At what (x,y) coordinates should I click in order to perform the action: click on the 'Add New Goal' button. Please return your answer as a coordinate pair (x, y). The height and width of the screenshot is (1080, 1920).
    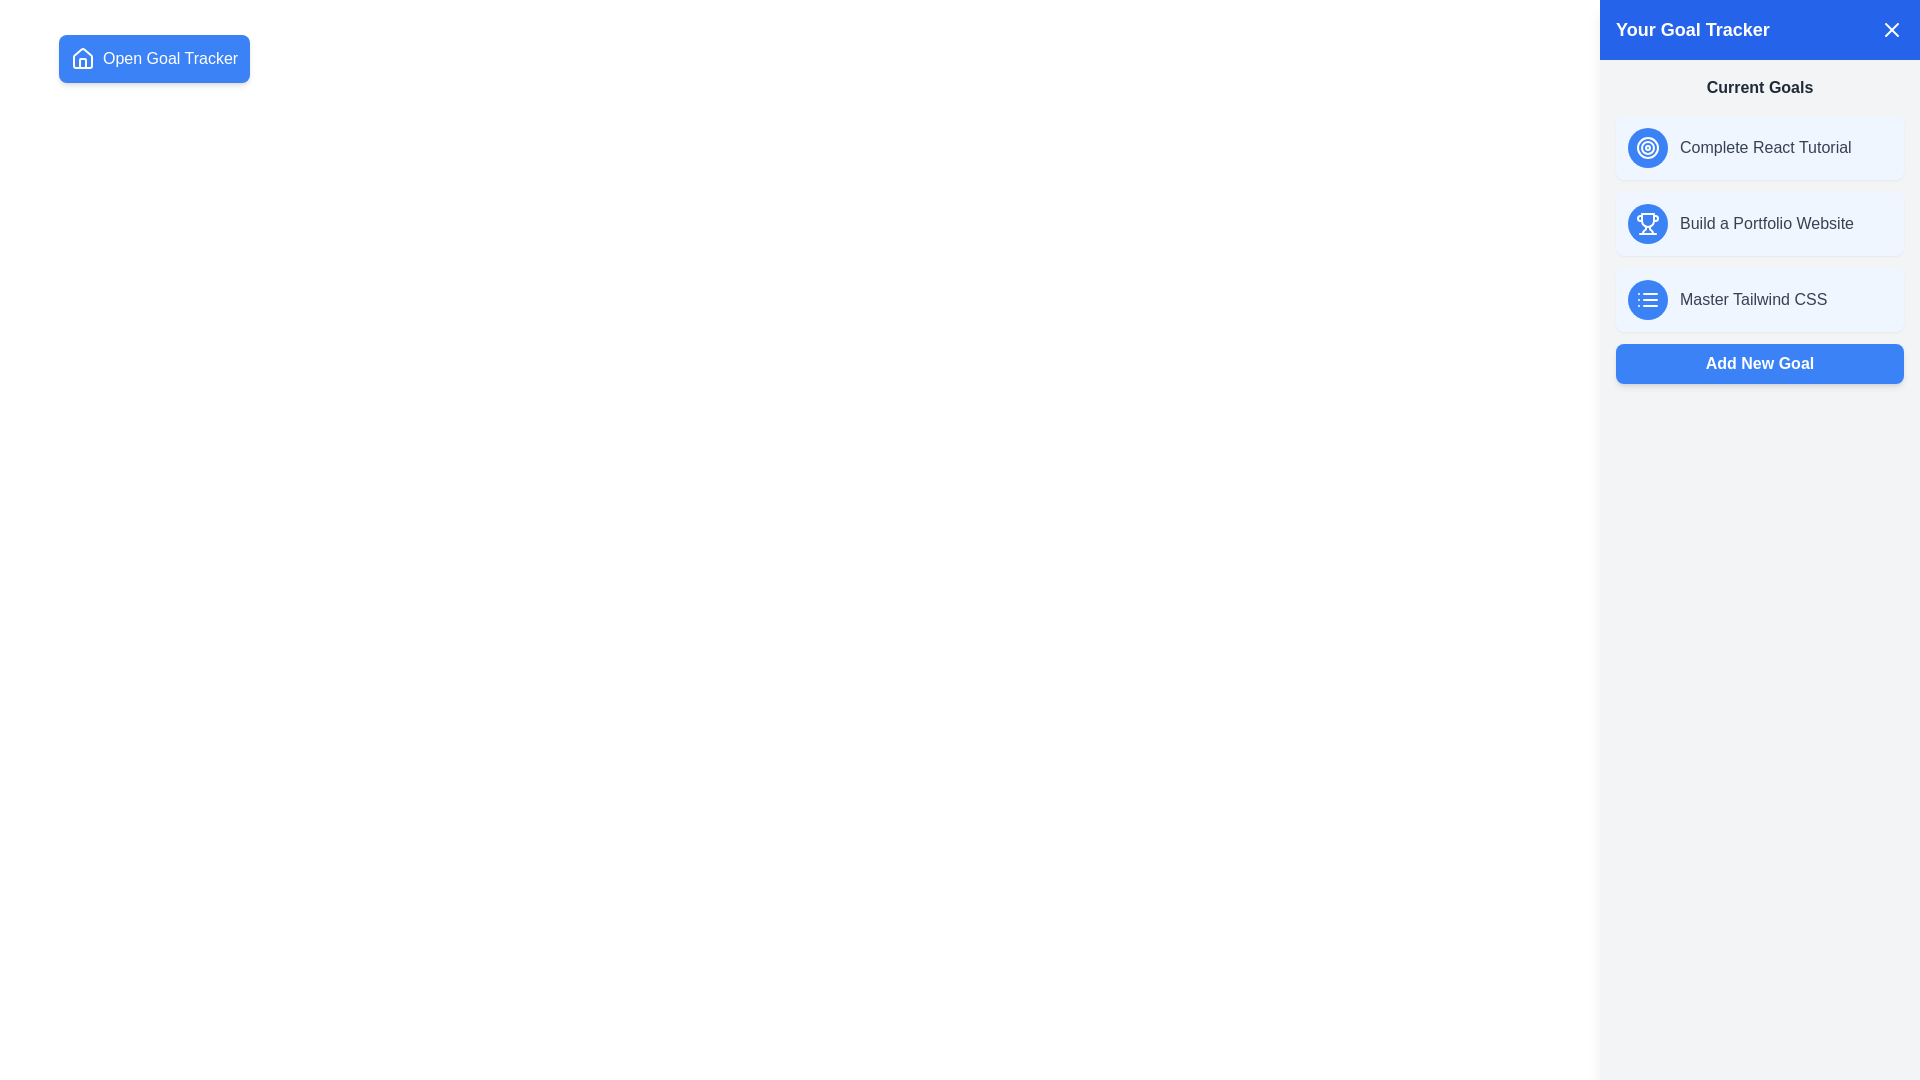
    Looking at the image, I should click on (1760, 363).